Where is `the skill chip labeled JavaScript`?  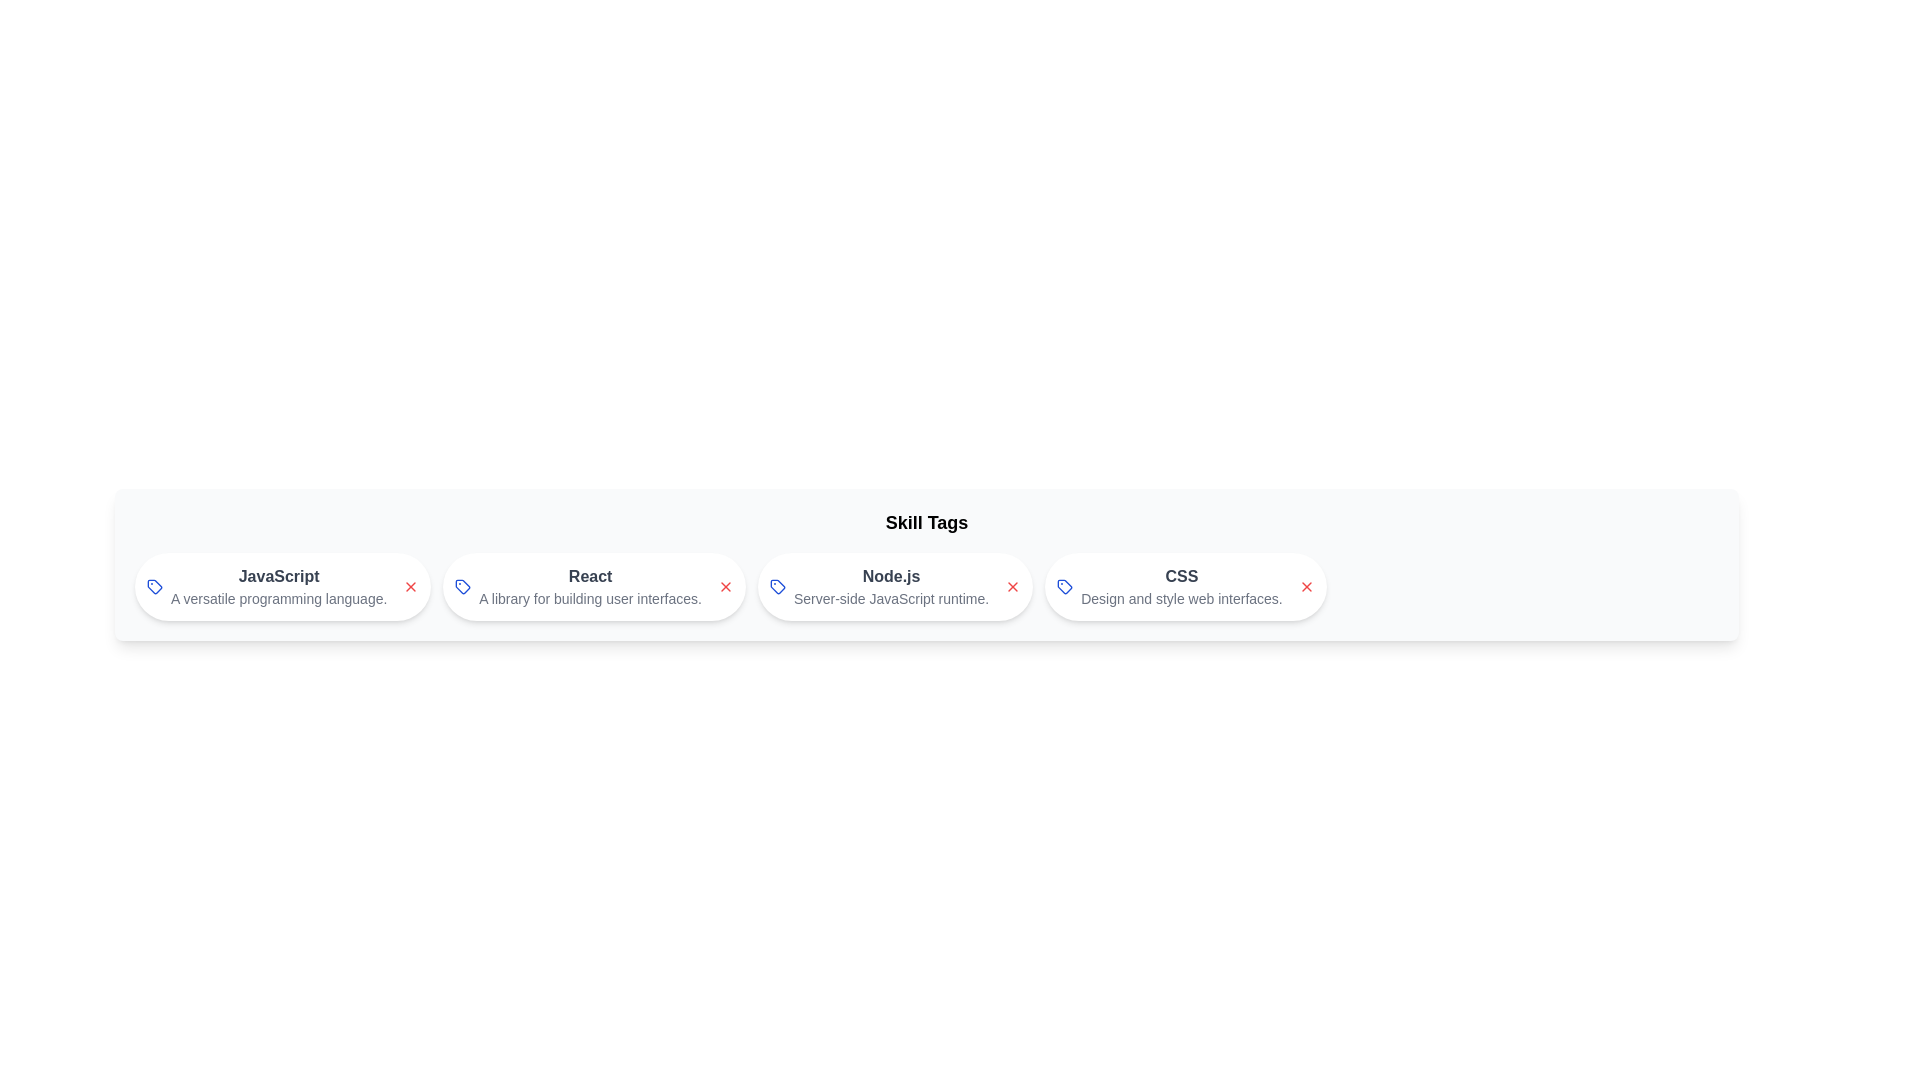
the skill chip labeled JavaScript is located at coordinates (282, 585).